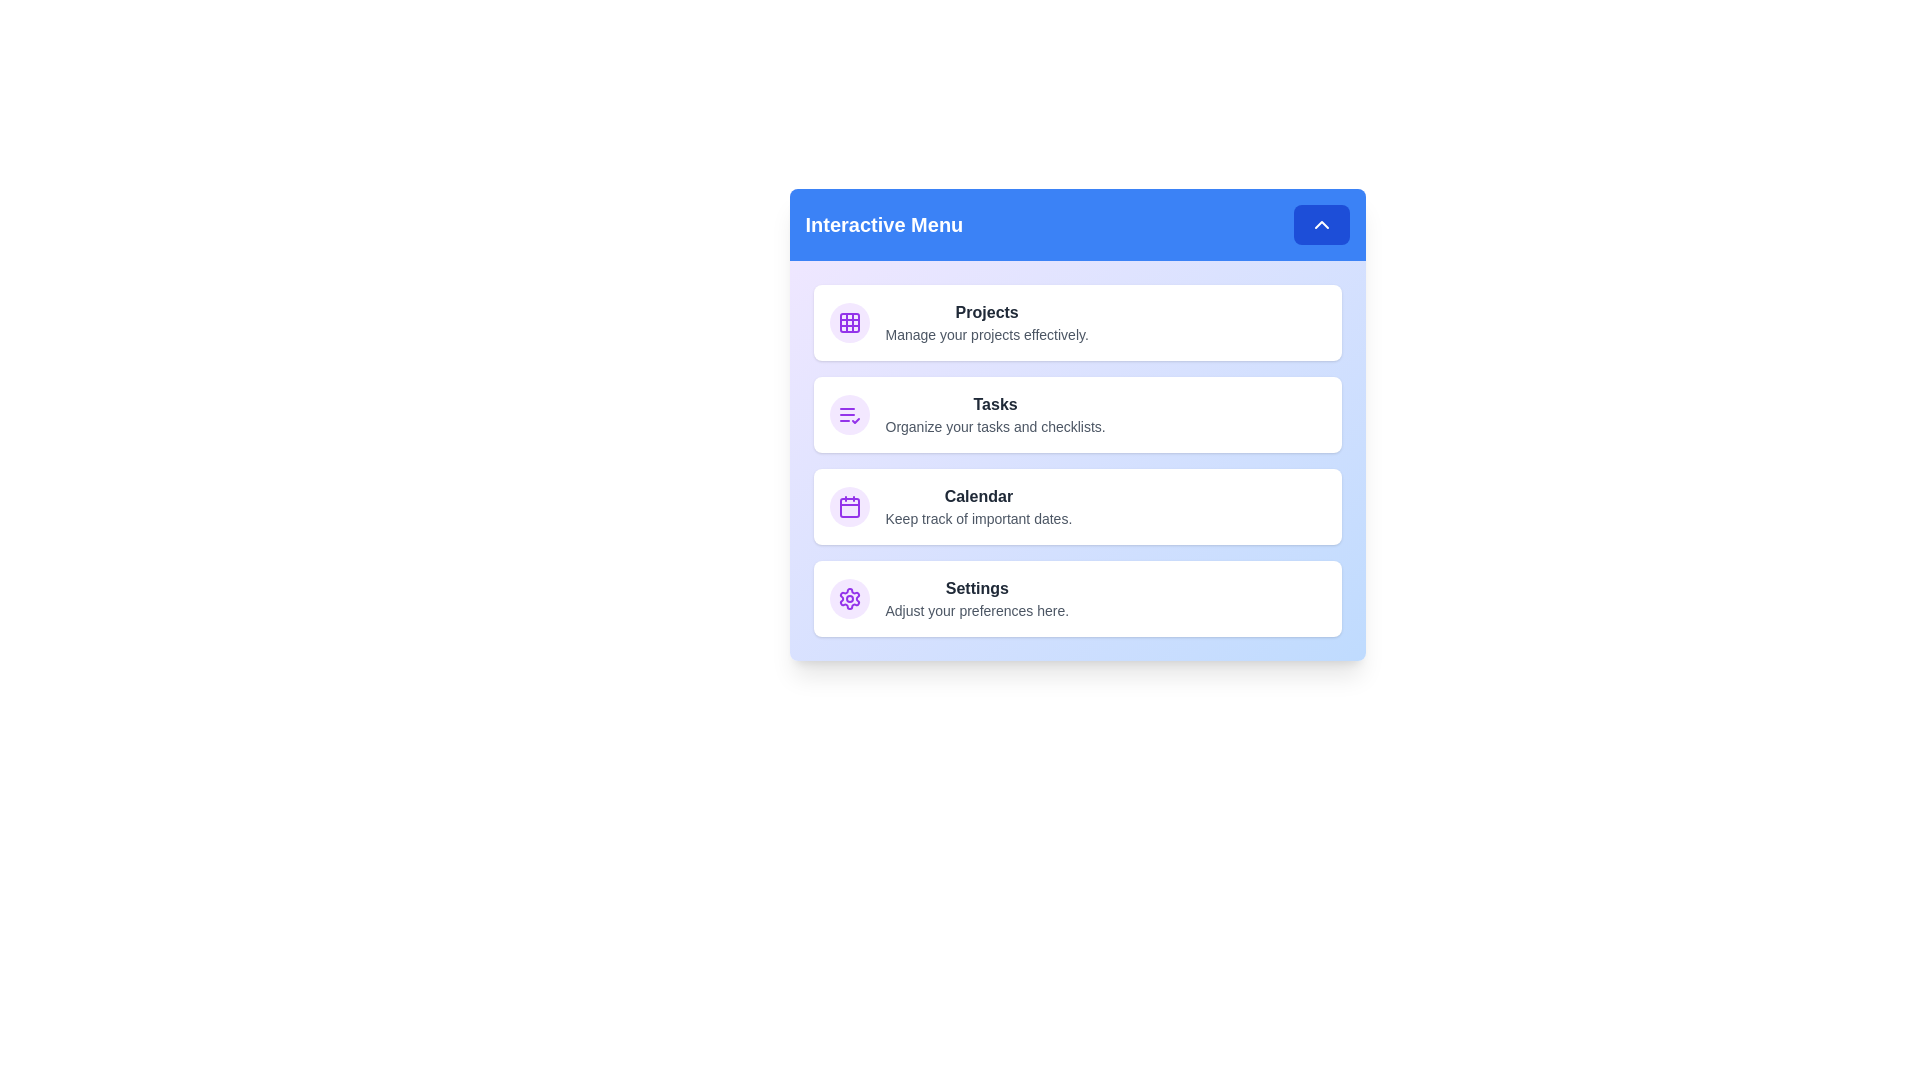 Image resolution: width=1920 pixels, height=1080 pixels. I want to click on the menu item corresponding to Calendar, so click(1076, 505).